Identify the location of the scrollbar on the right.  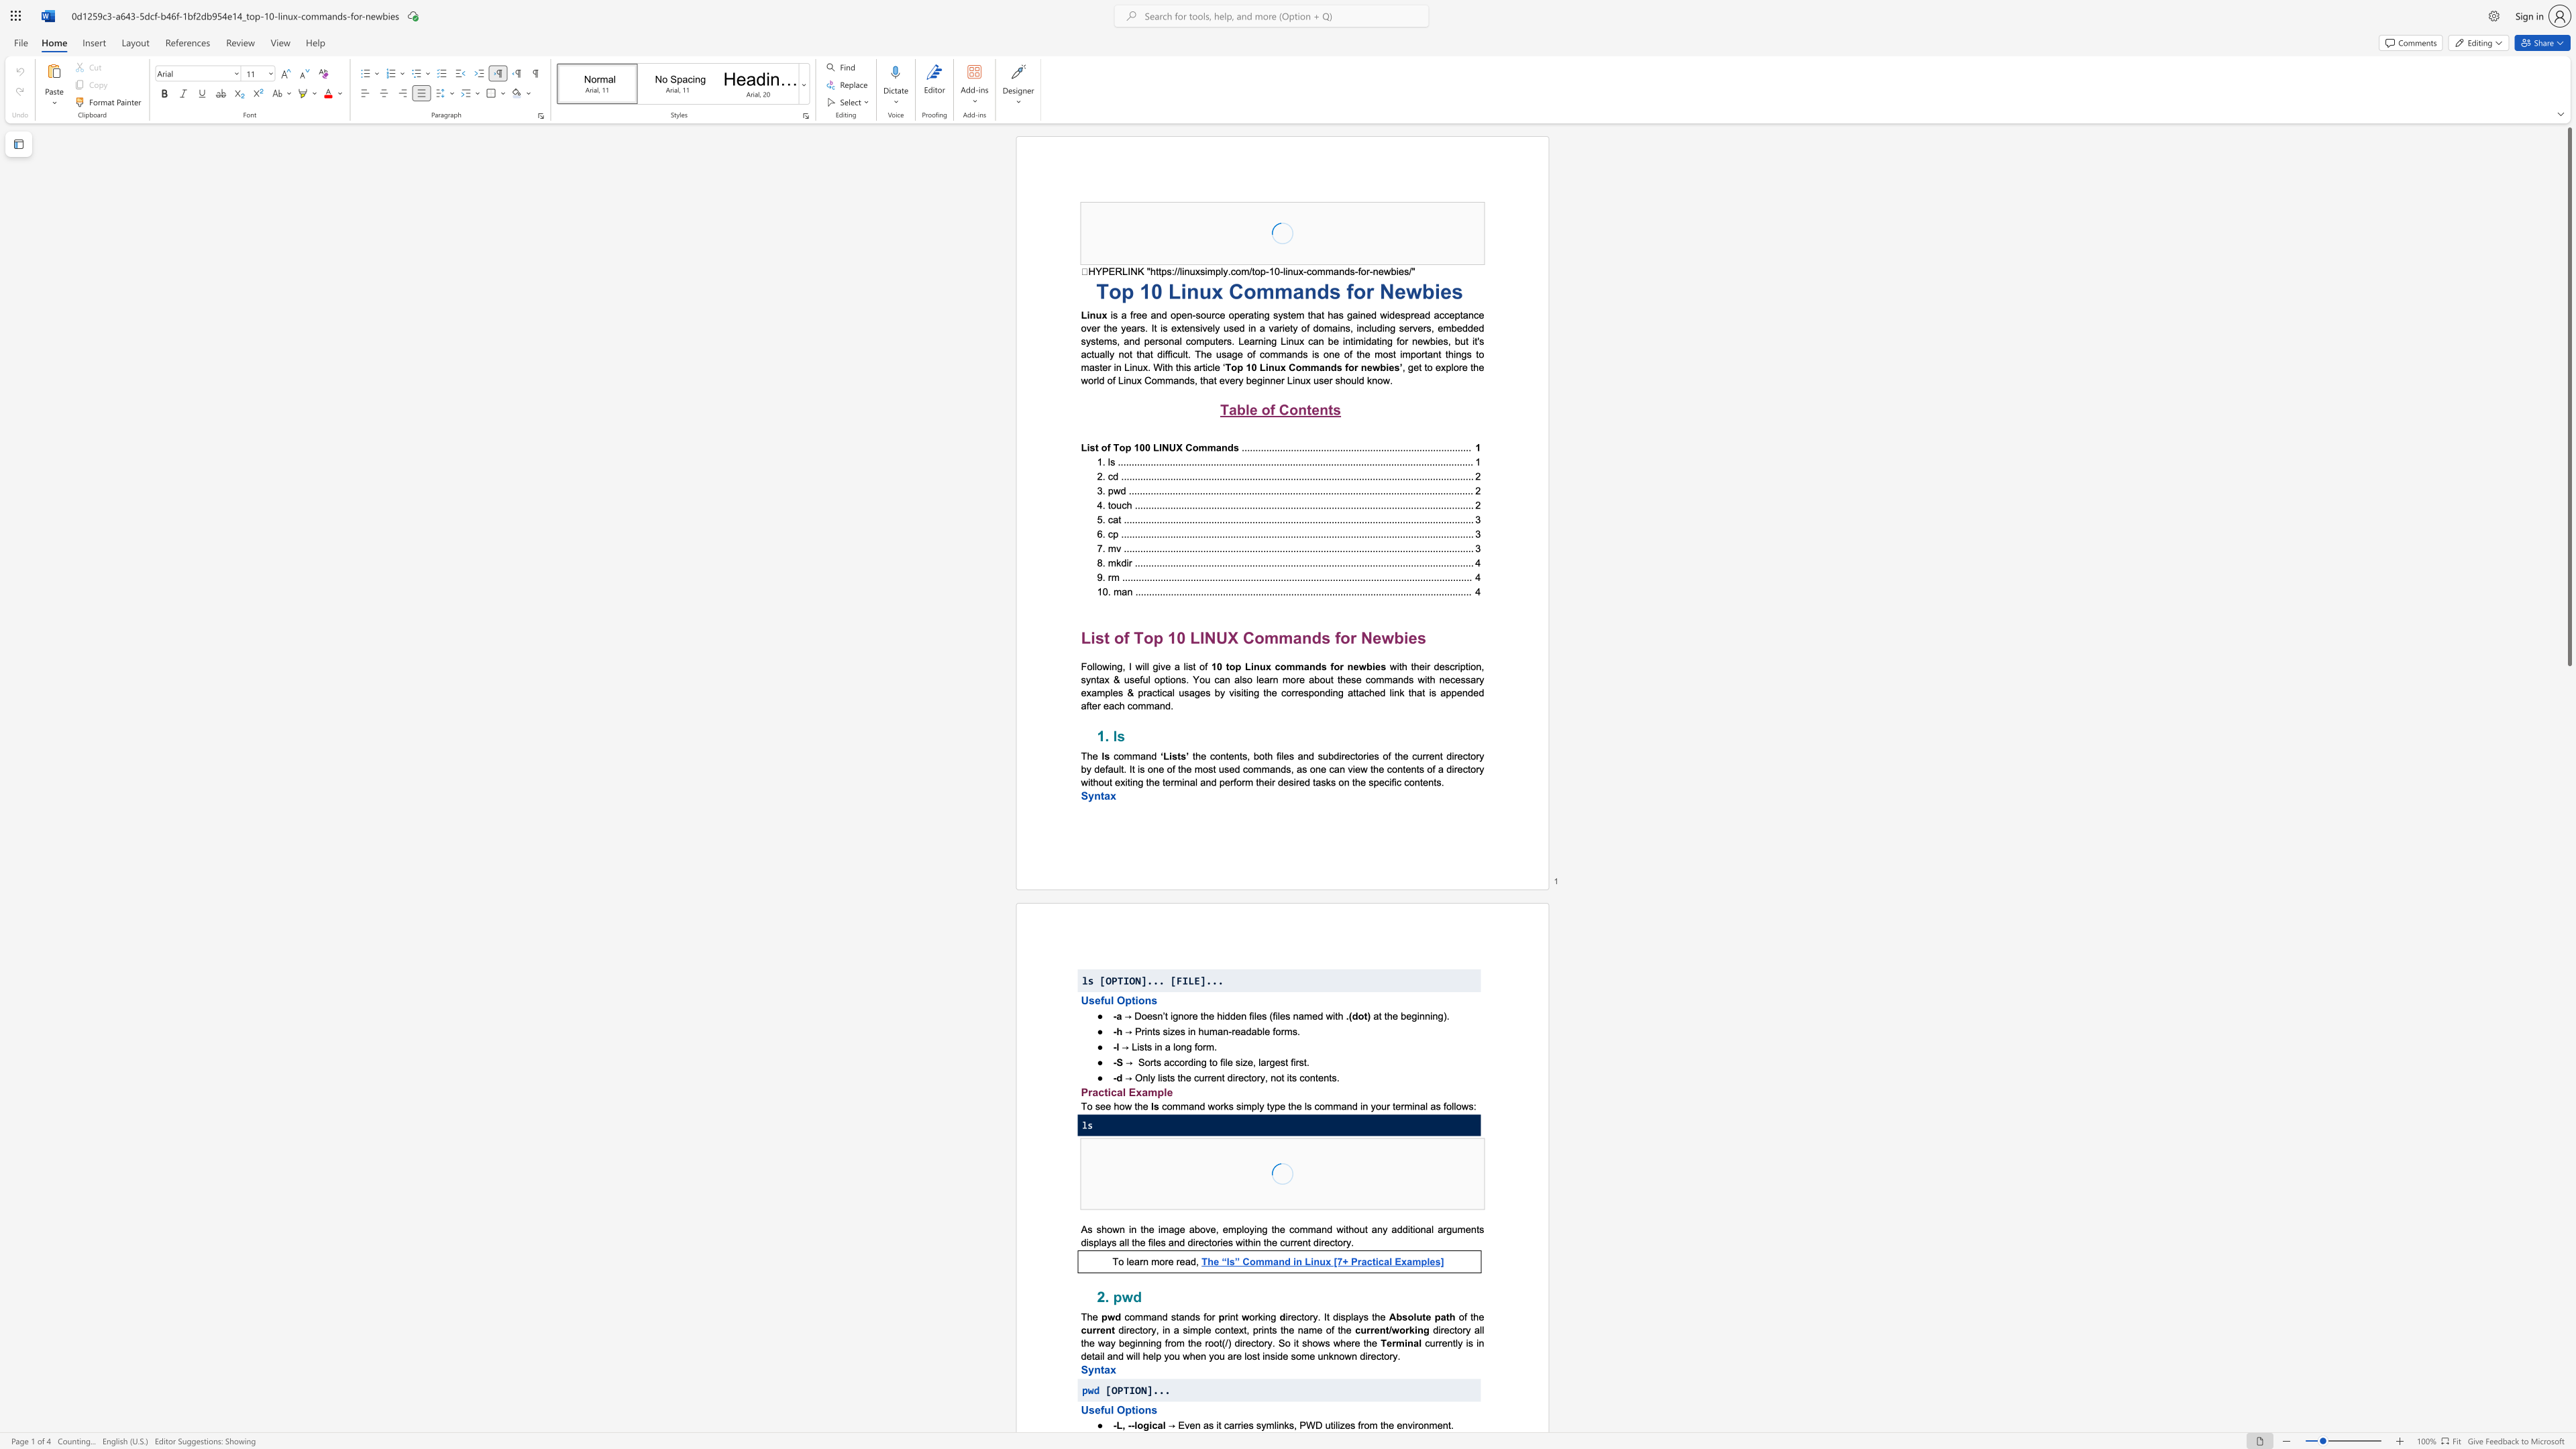
(2568, 1126).